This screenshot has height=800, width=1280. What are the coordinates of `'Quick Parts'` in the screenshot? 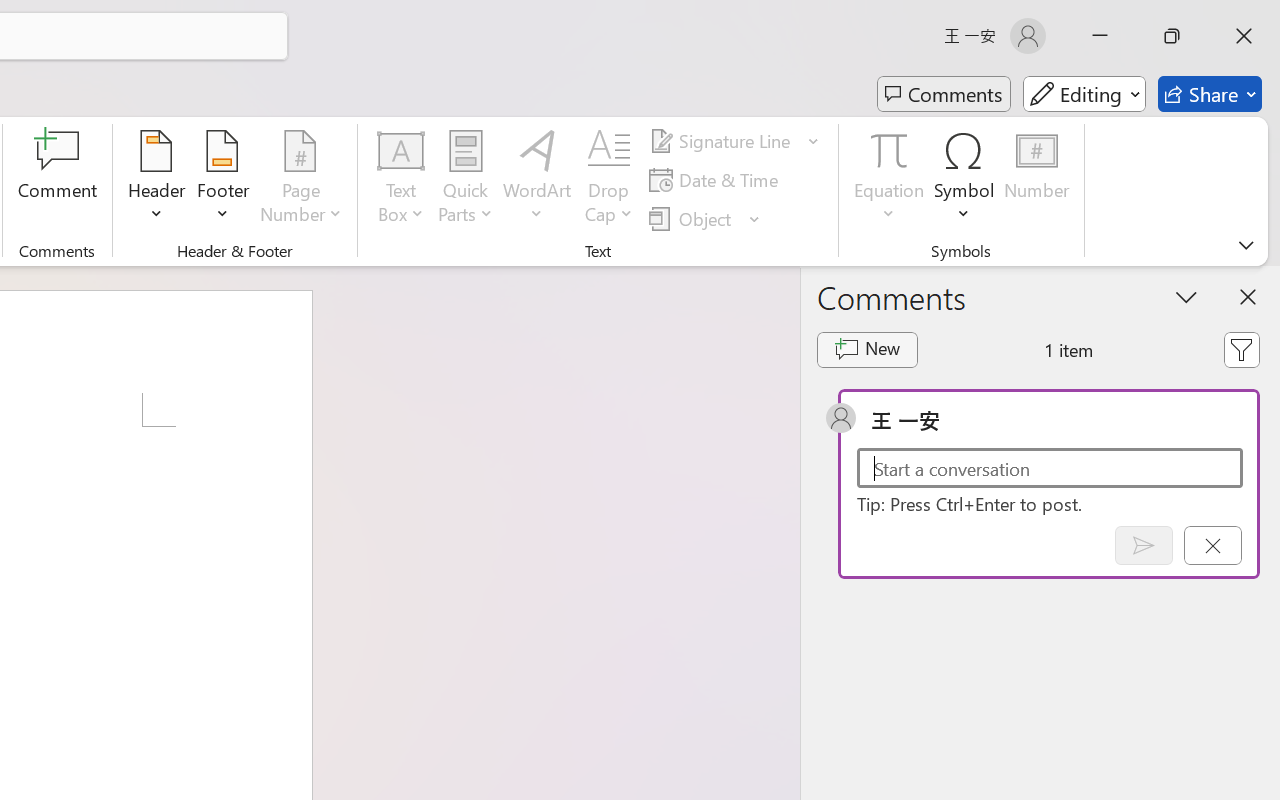 It's located at (464, 179).